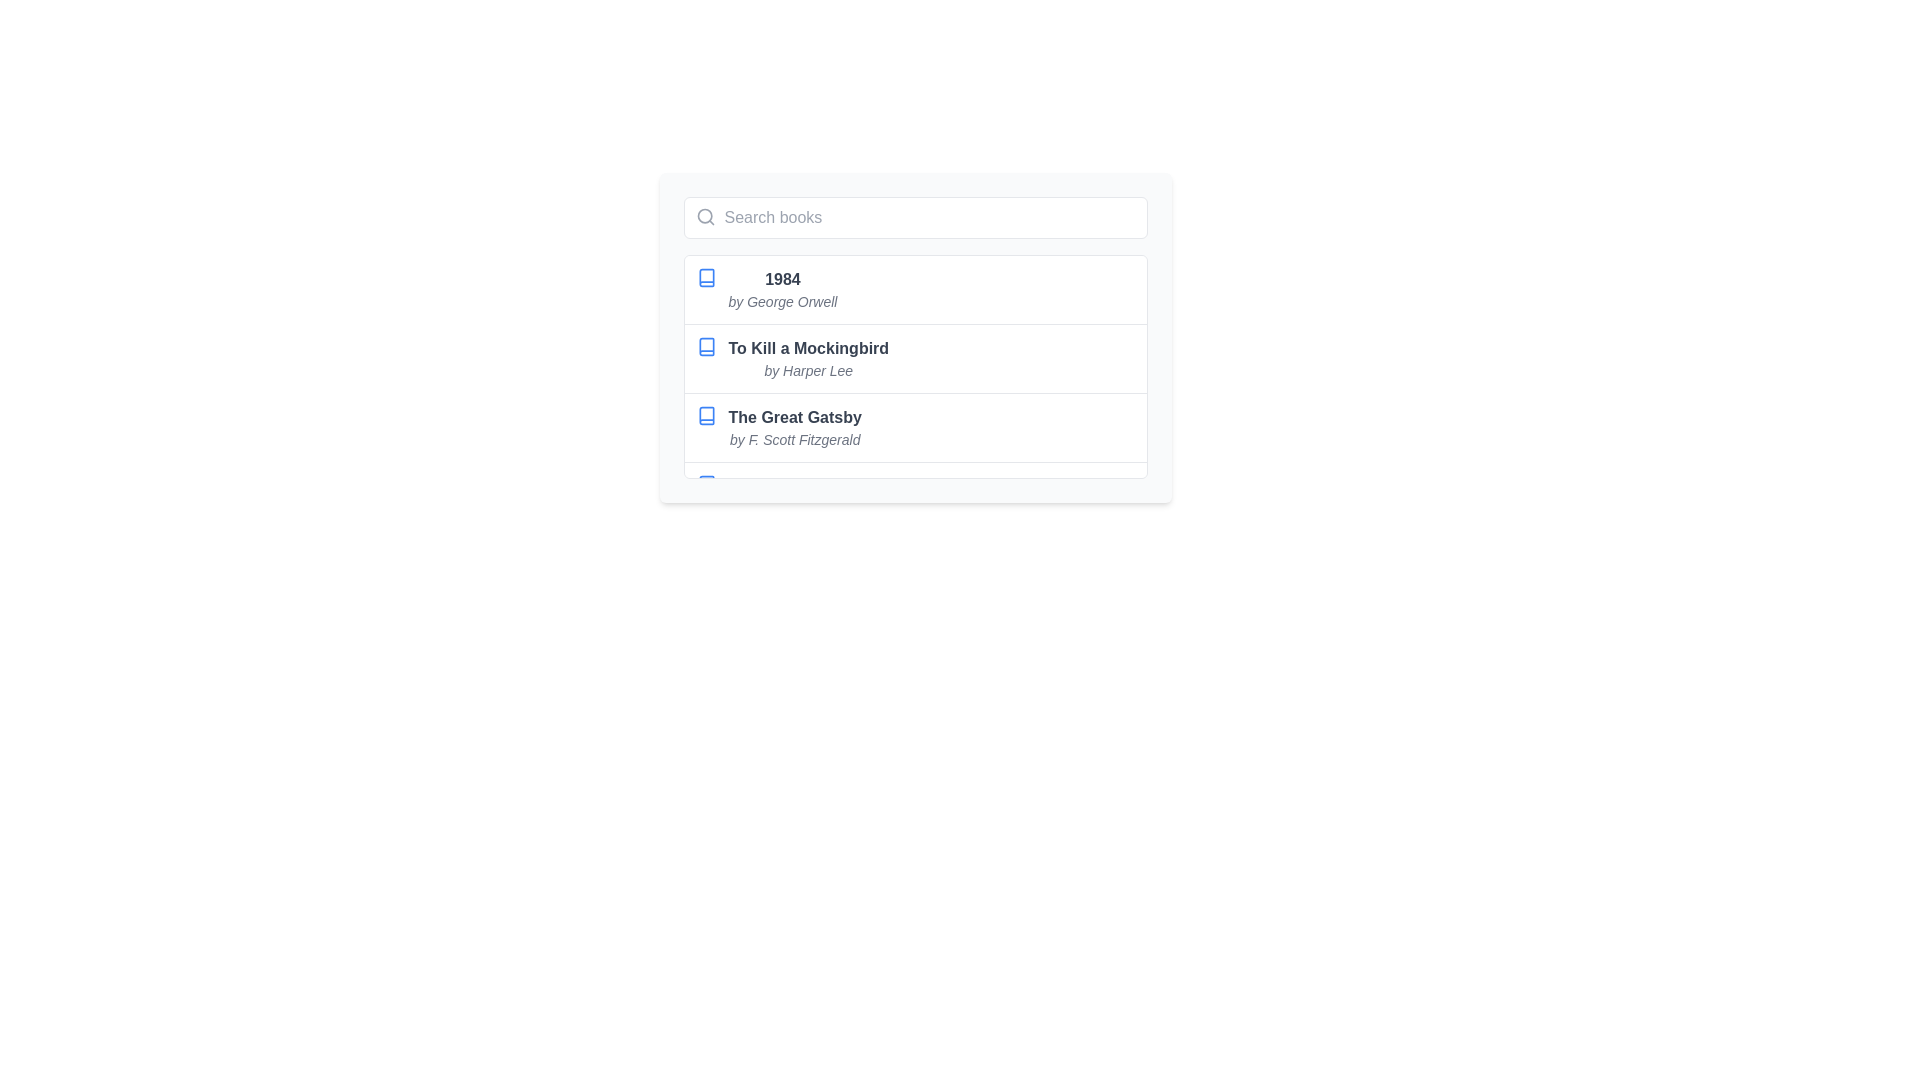 This screenshot has width=1920, height=1080. I want to click on the book icon associated with the third list item, which visually represents a book and is located to the left of the text content describing the book title and author, so click(706, 415).